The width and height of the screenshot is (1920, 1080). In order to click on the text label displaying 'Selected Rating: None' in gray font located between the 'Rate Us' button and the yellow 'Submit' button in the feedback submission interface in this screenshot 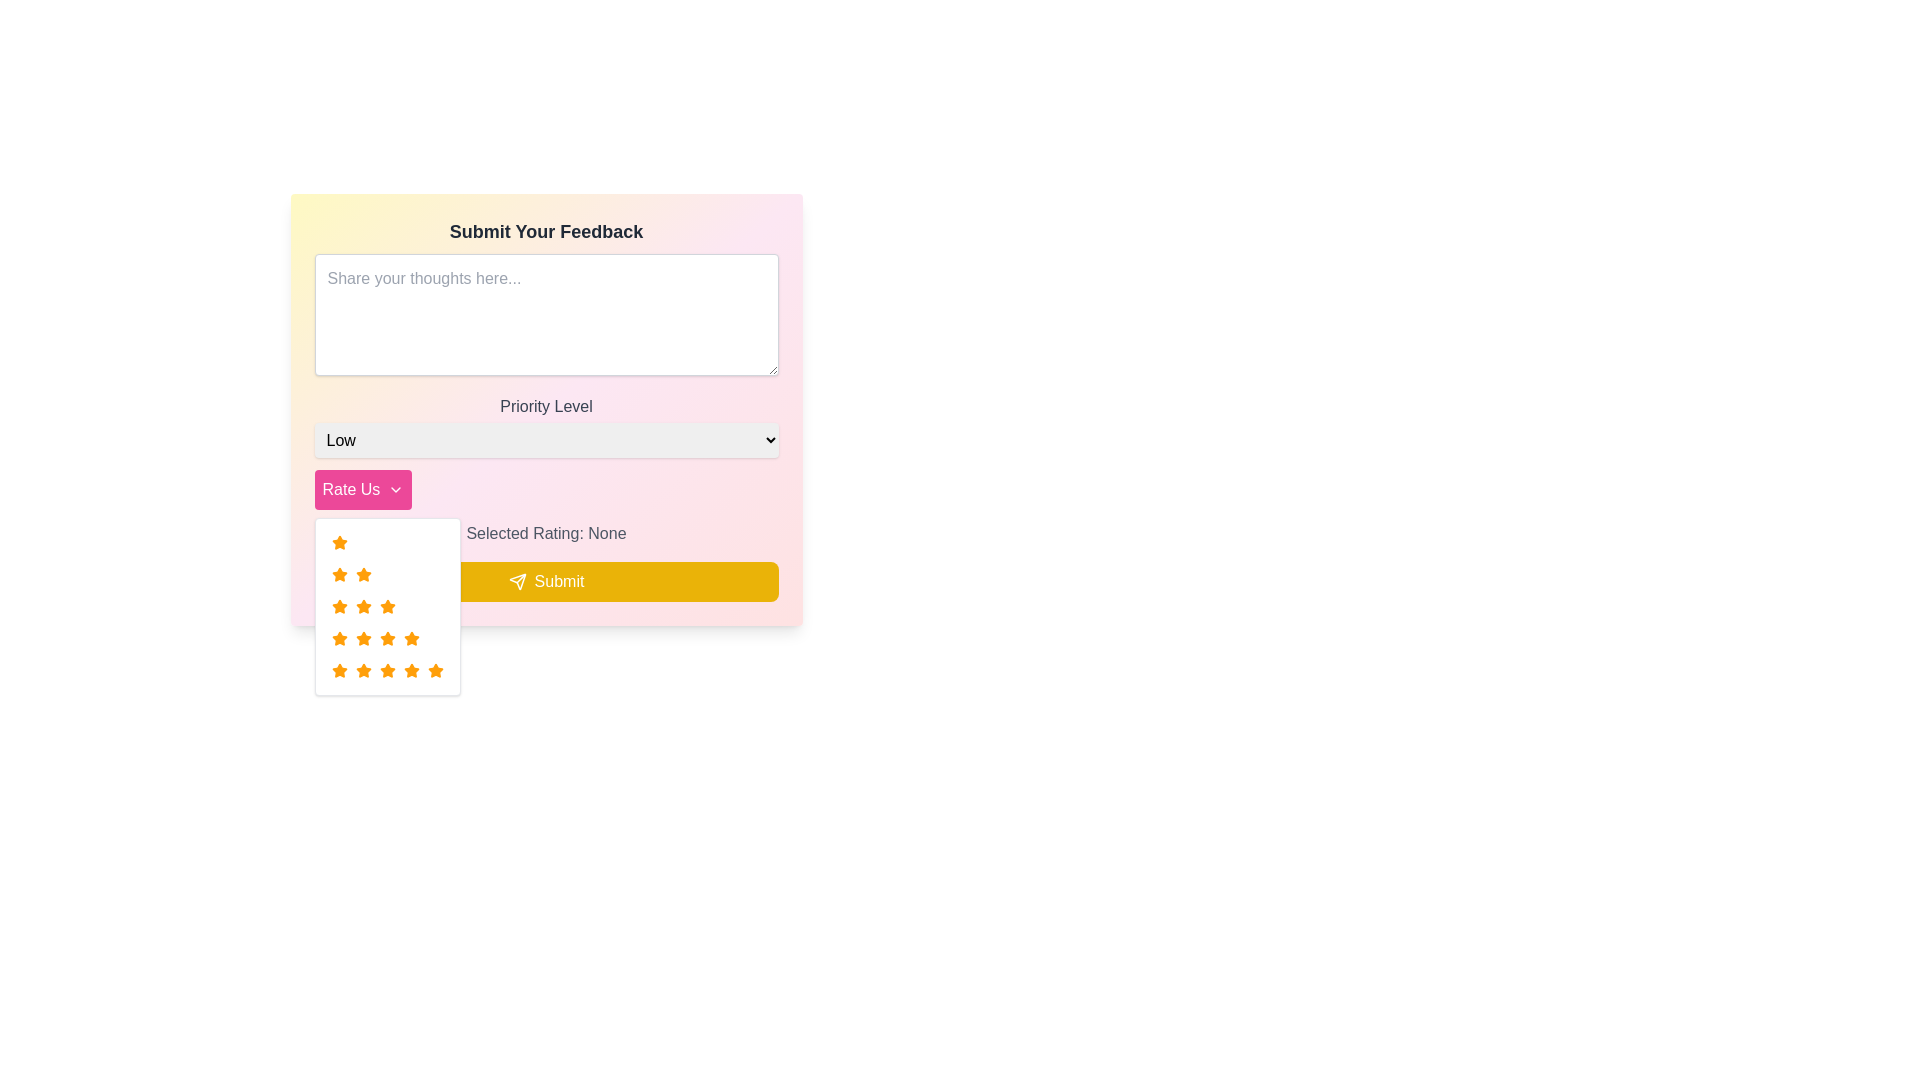, I will do `click(546, 532)`.